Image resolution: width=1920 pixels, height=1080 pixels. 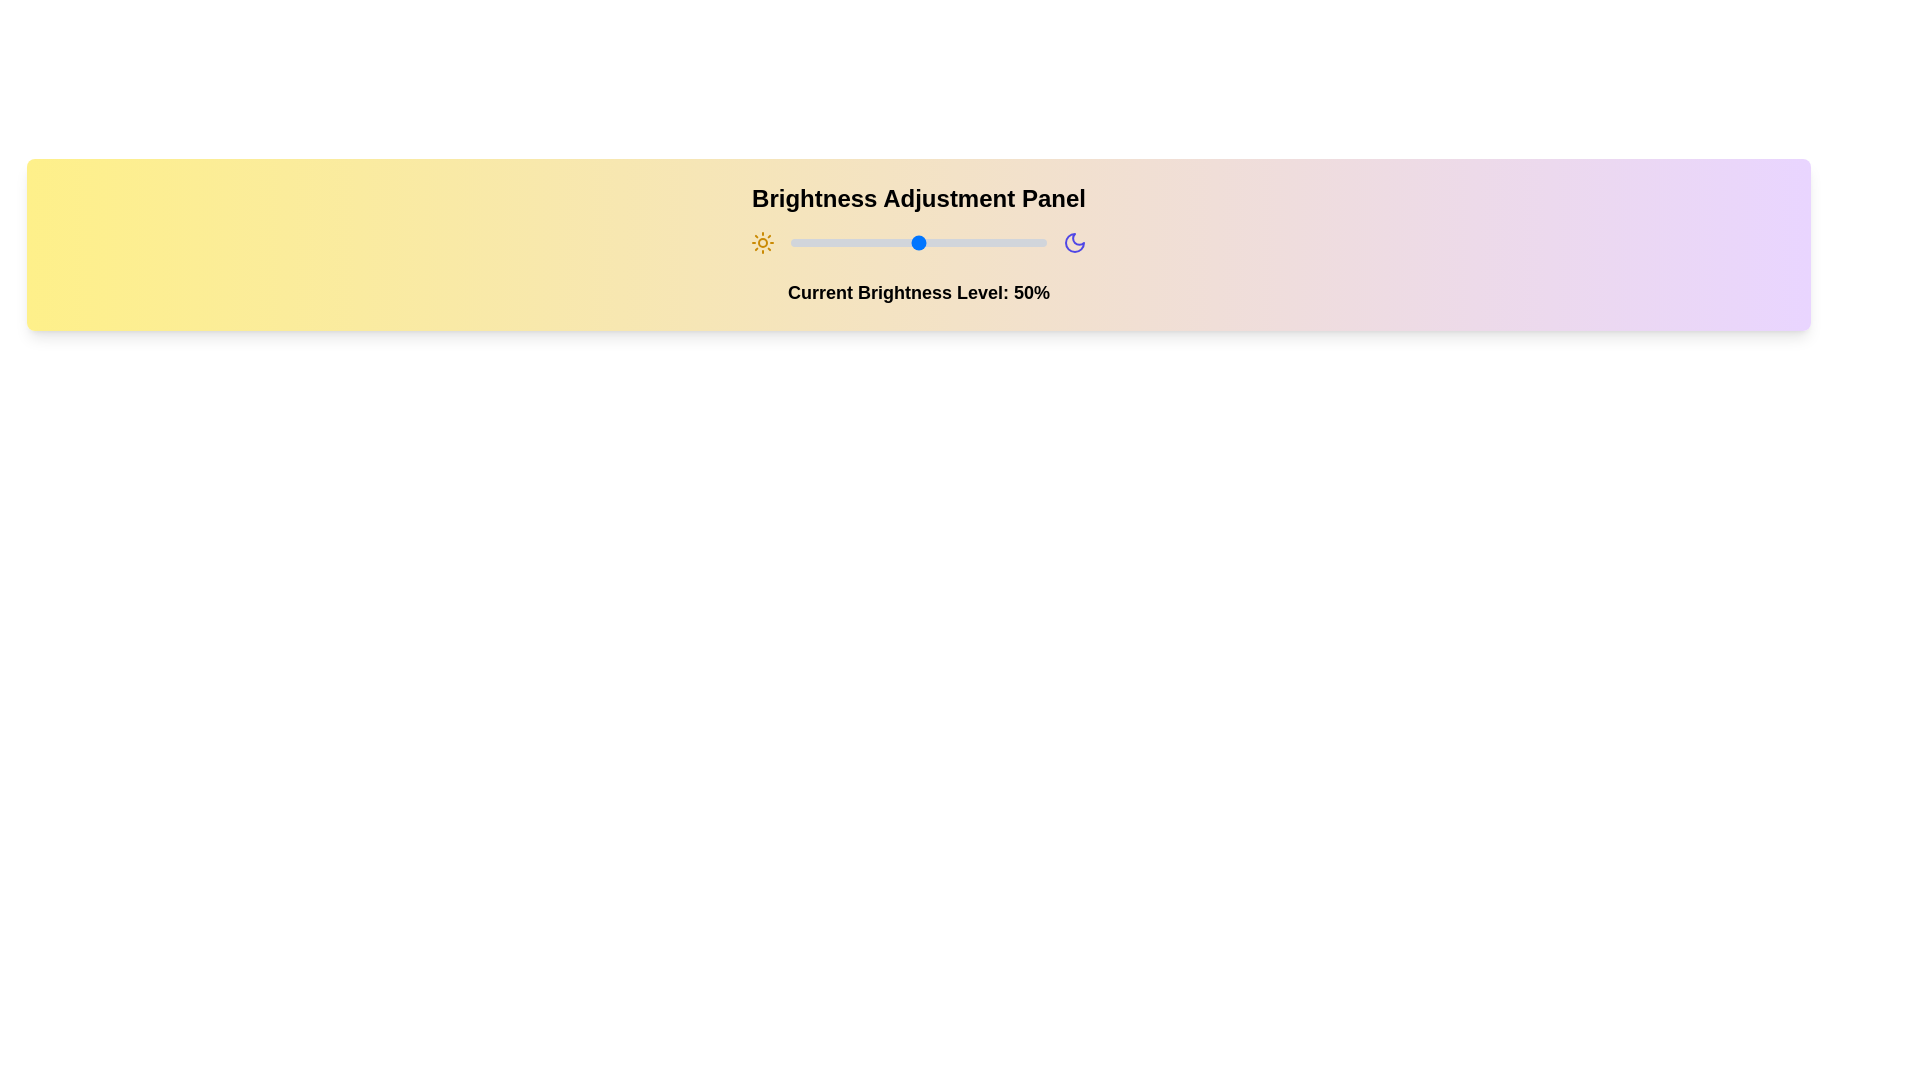 I want to click on the brightness slider to 74% to observe changes in the visual feedback of the sun and moon icons, so click(x=980, y=242).